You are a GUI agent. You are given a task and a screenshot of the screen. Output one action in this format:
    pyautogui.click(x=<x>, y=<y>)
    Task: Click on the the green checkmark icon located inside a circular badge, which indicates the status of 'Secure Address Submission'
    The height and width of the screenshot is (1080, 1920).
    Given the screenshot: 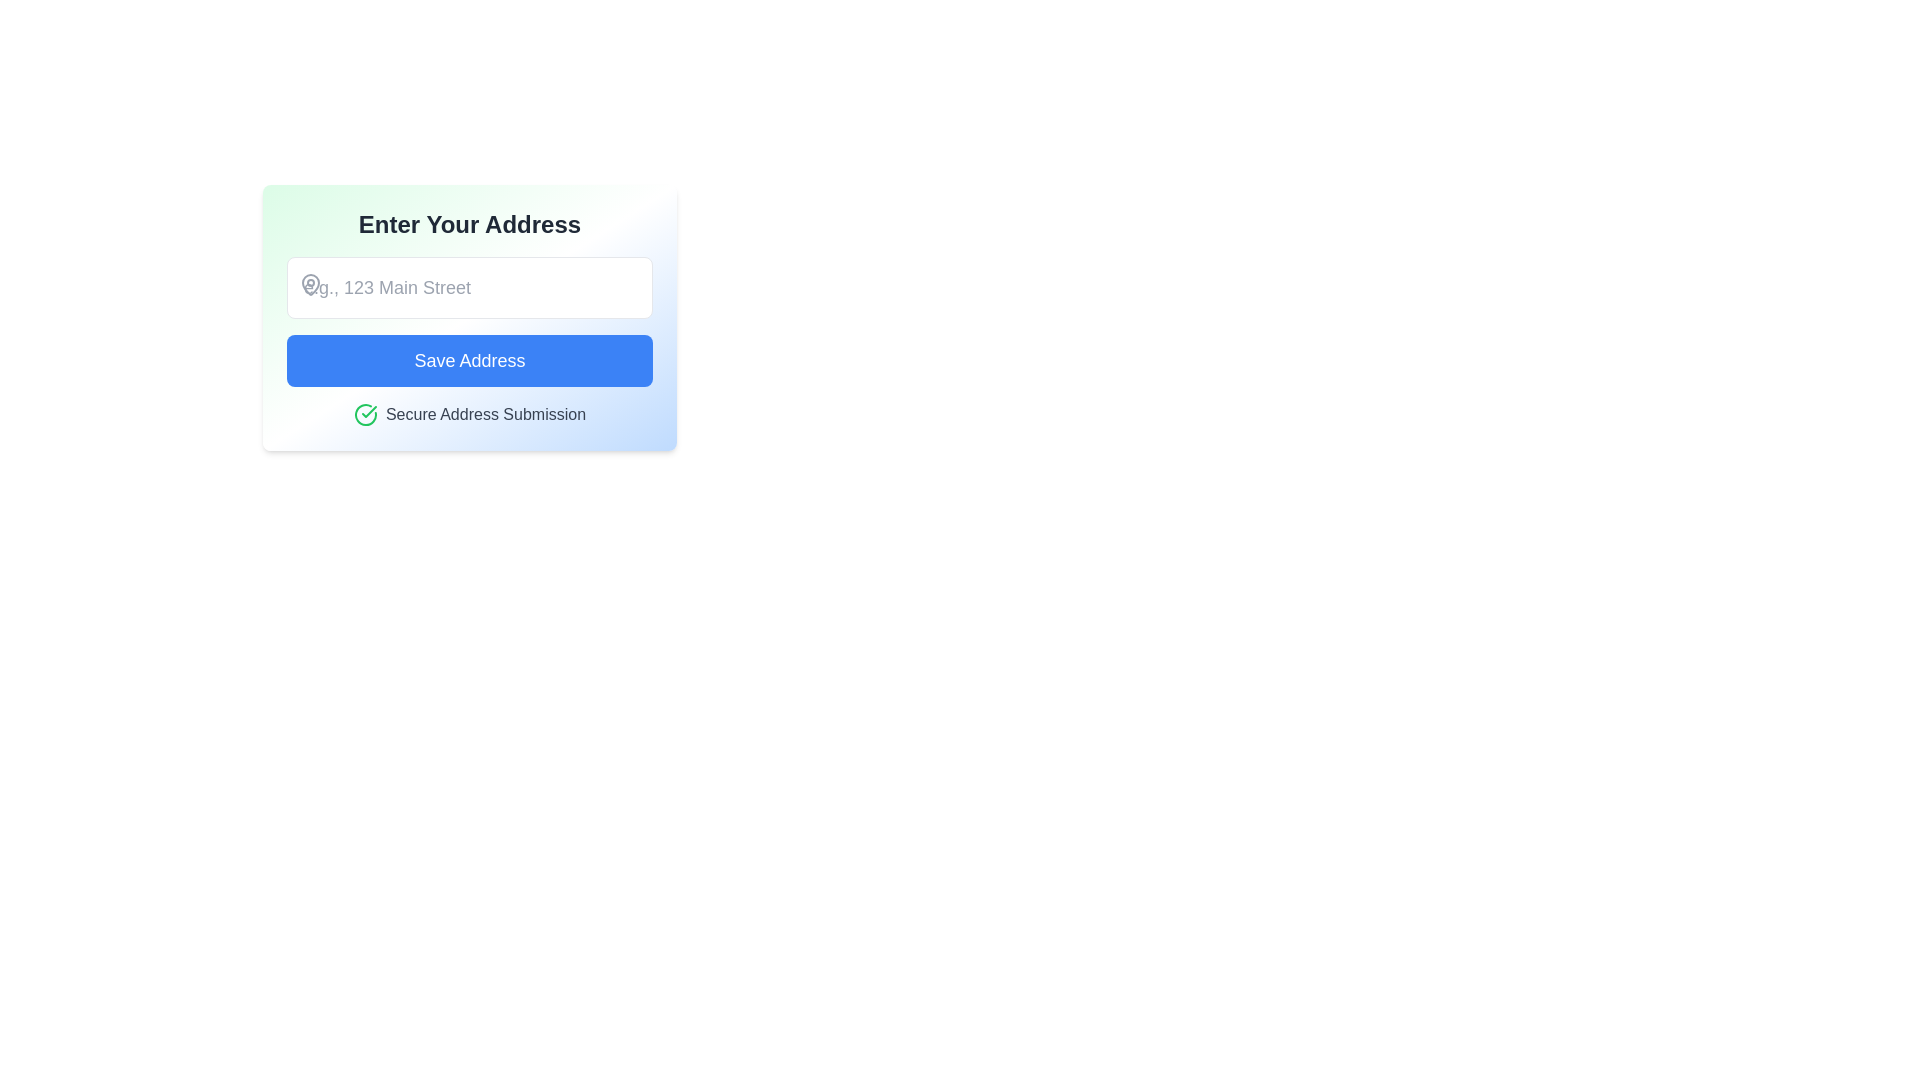 What is the action you would take?
    pyautogui.click(x=369, y=411)
    